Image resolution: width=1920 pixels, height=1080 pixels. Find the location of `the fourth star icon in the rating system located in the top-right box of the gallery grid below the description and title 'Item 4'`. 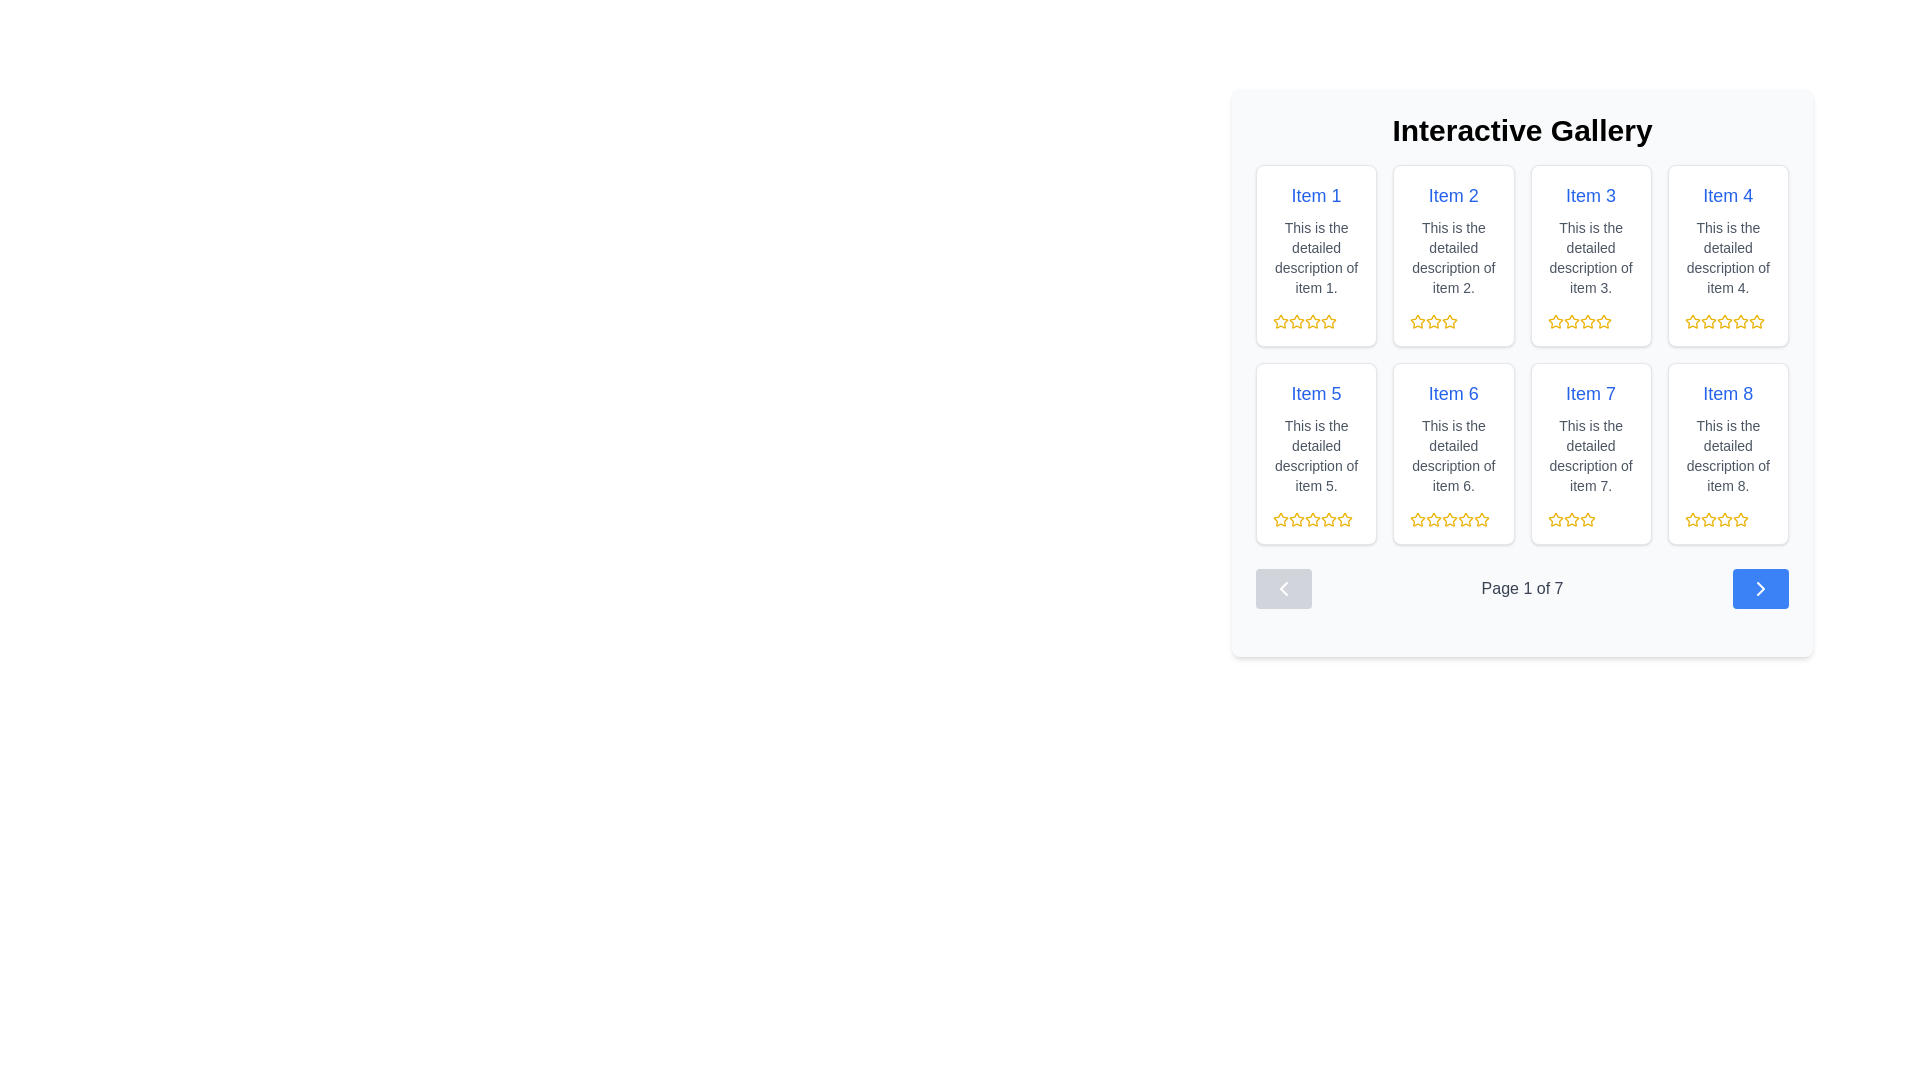

the fourth star icon in the rating system located in the top-right box of the gallery grid below the description and title 'Item 4' is located at coordinates (1723, 320).